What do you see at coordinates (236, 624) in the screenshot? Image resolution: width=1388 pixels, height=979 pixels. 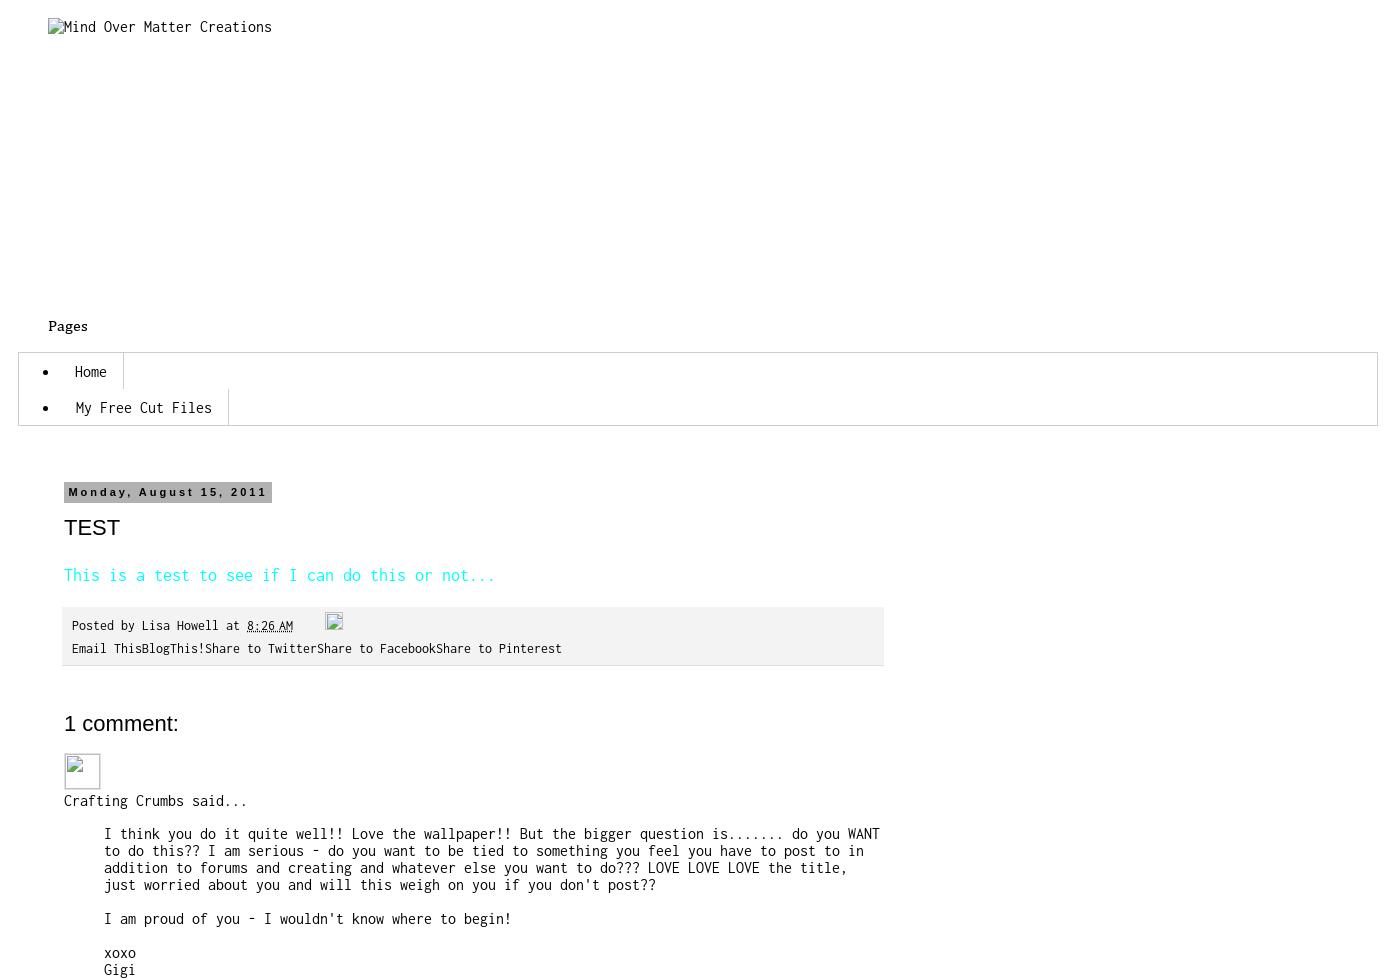 I see `'at'` at bounding box center [236, 624].